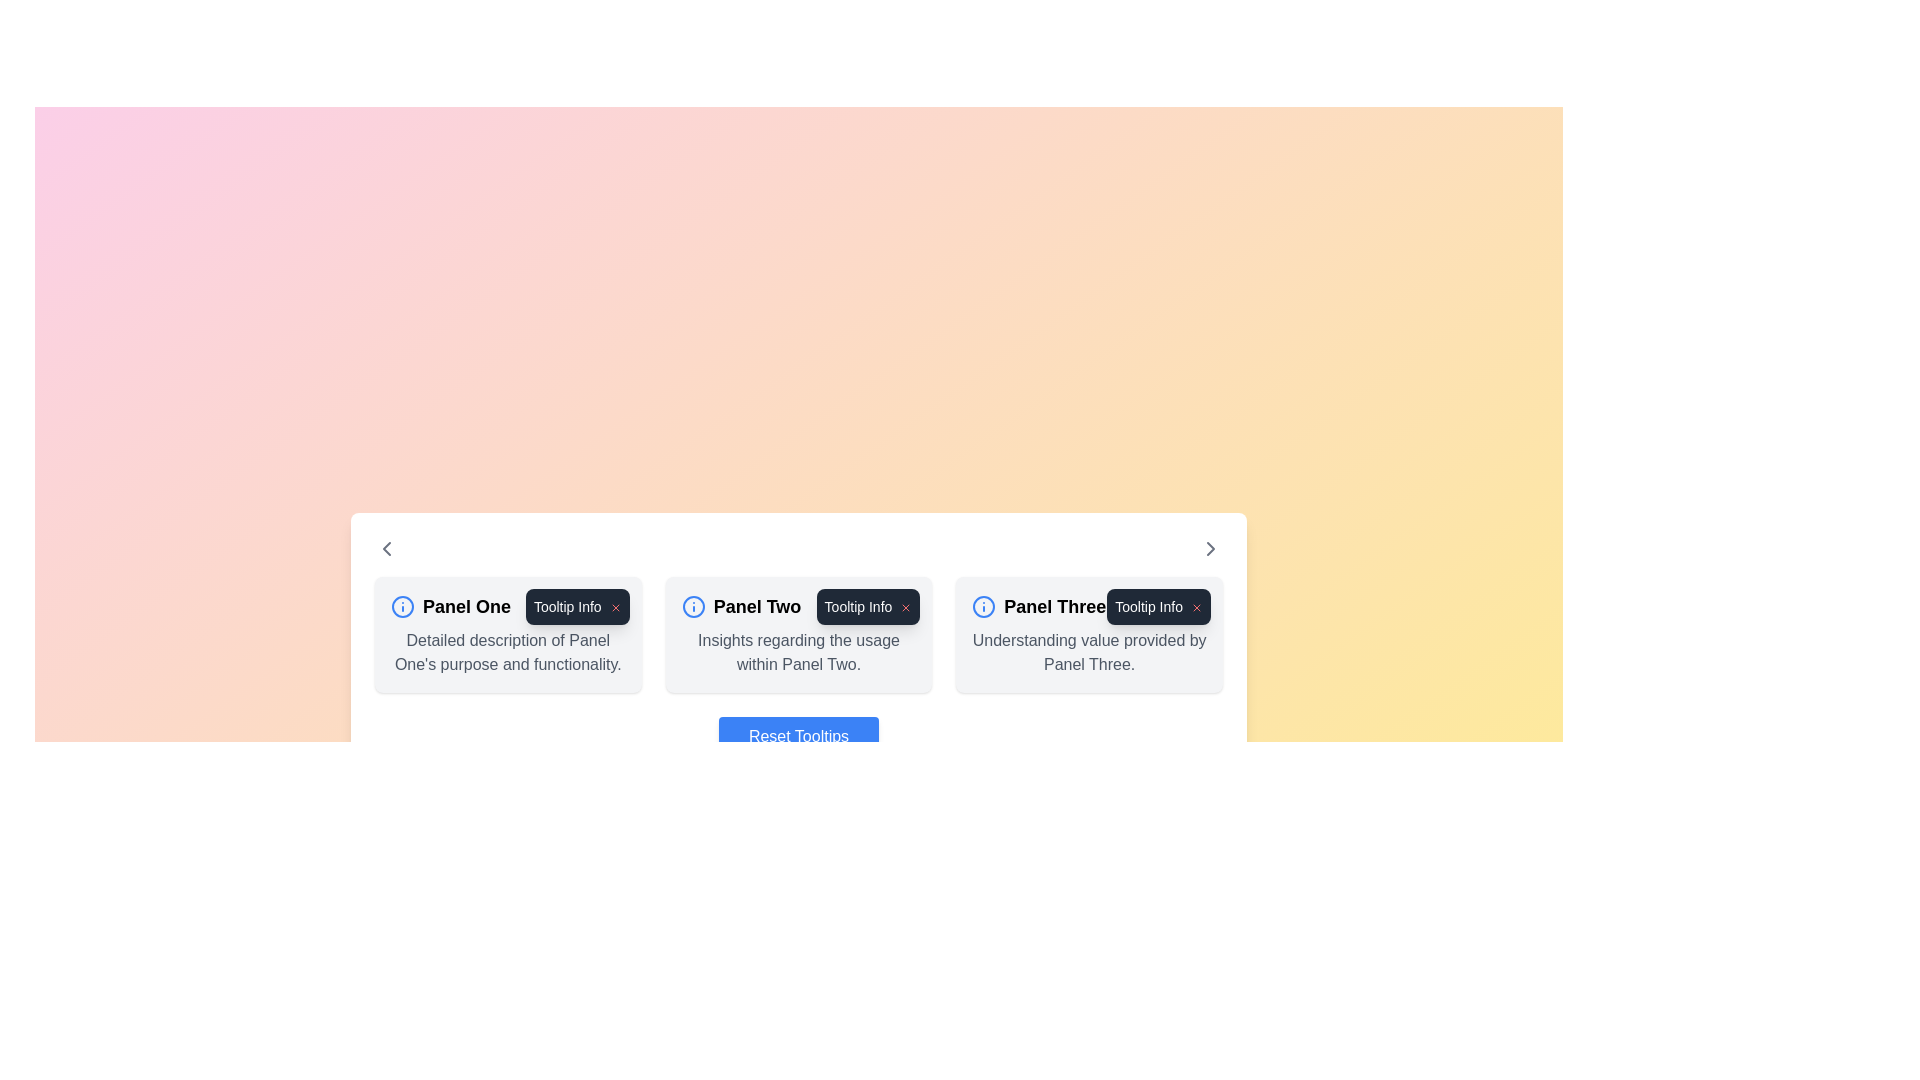  I want to click on the interactive icon located at the leftmost part of the header in 'Panel One', so click(402, 605).